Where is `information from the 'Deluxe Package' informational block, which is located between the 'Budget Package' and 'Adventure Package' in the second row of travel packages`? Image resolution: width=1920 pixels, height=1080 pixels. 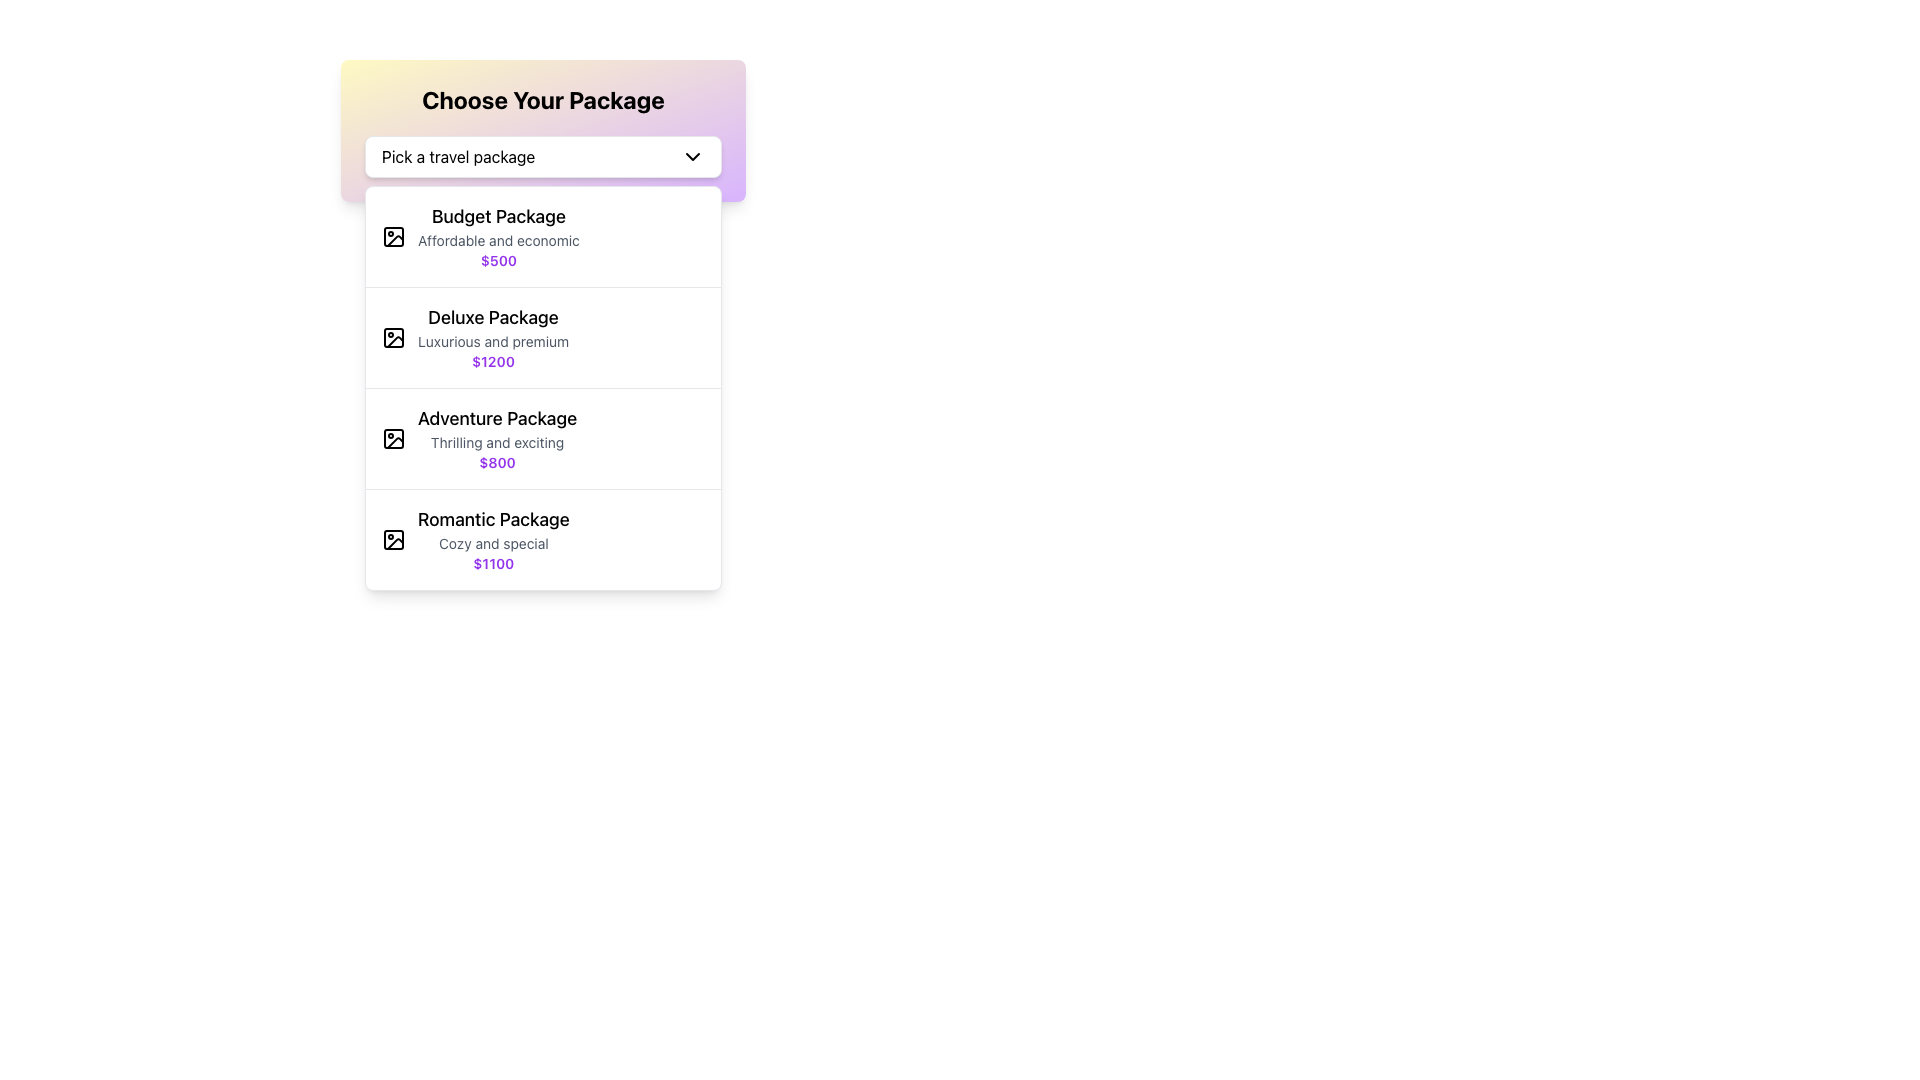 information from the 'Deluxe Package' informational block, which is located between the 'Budget Package' and 'Adventure Package' in the second row of travel packages is located at coordinates (493, 337).